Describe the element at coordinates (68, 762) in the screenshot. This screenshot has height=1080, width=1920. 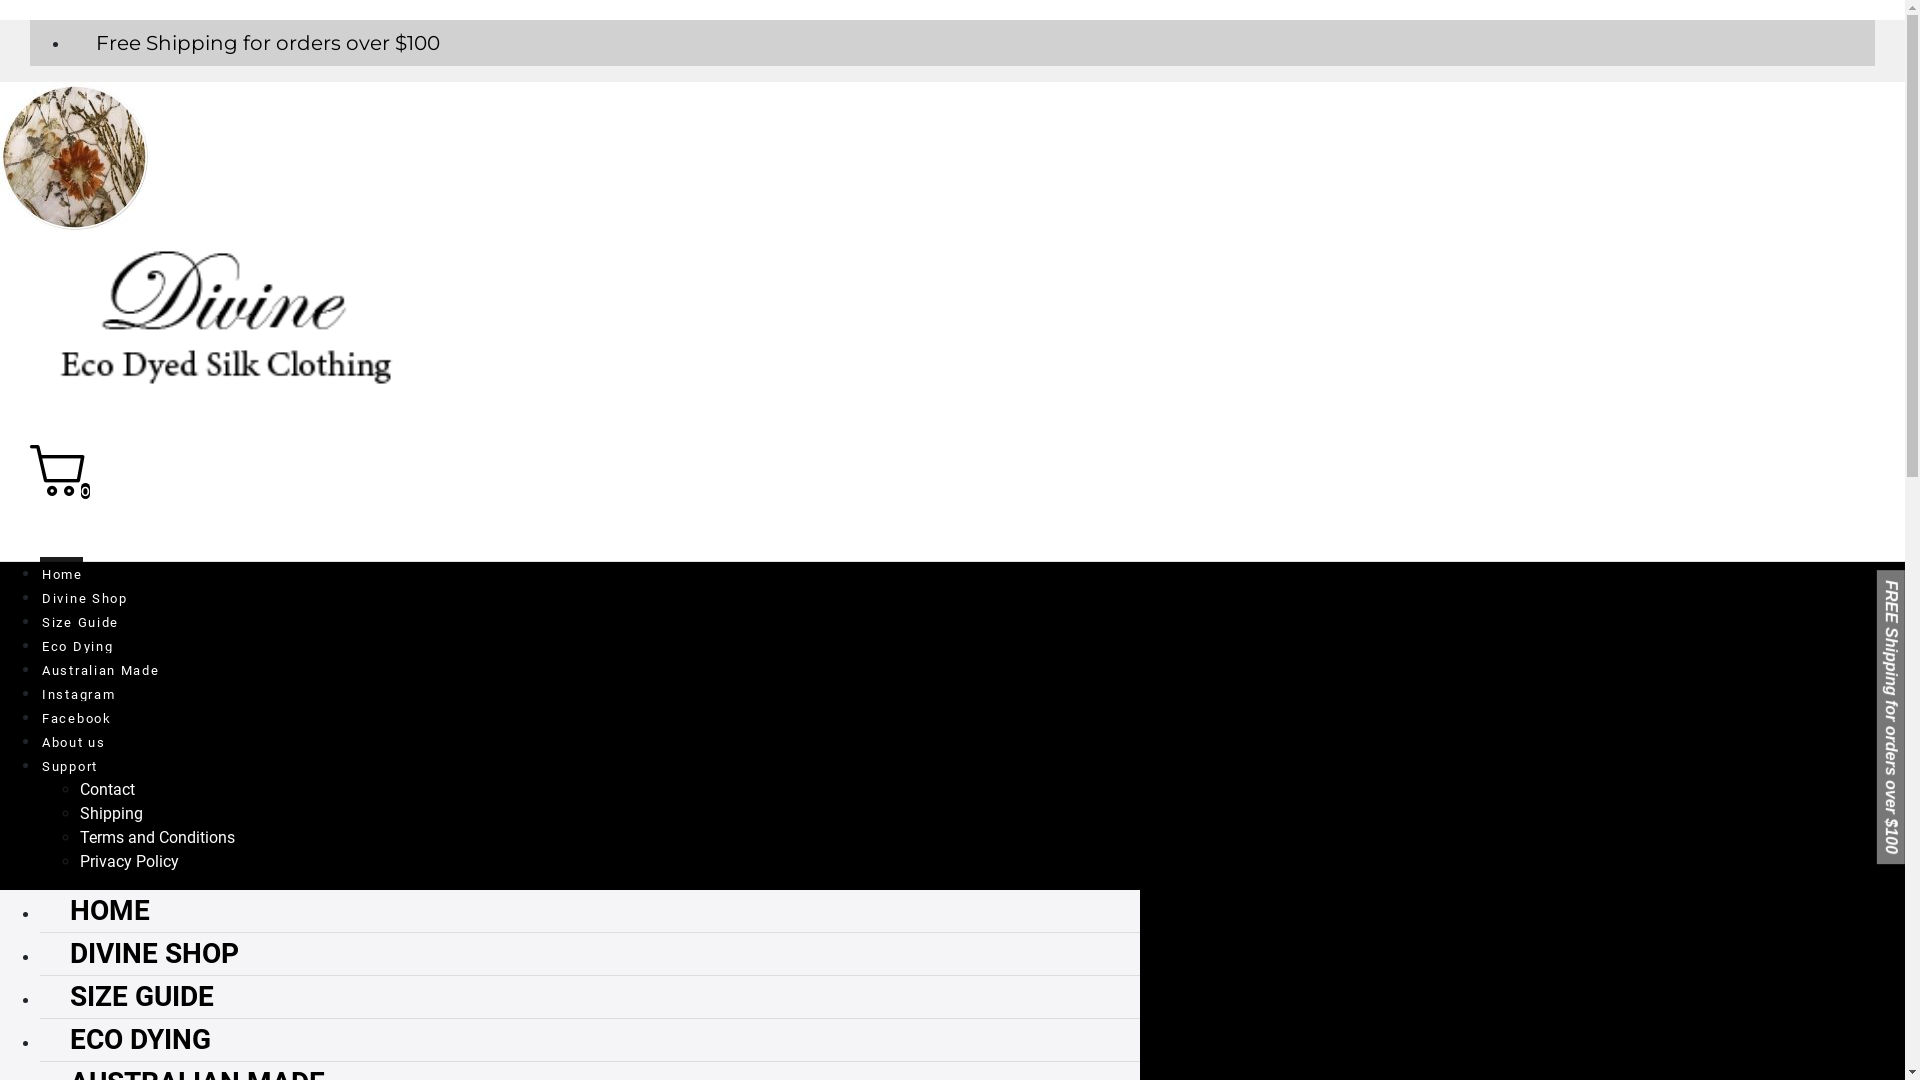
I see `'Support'` at that location.